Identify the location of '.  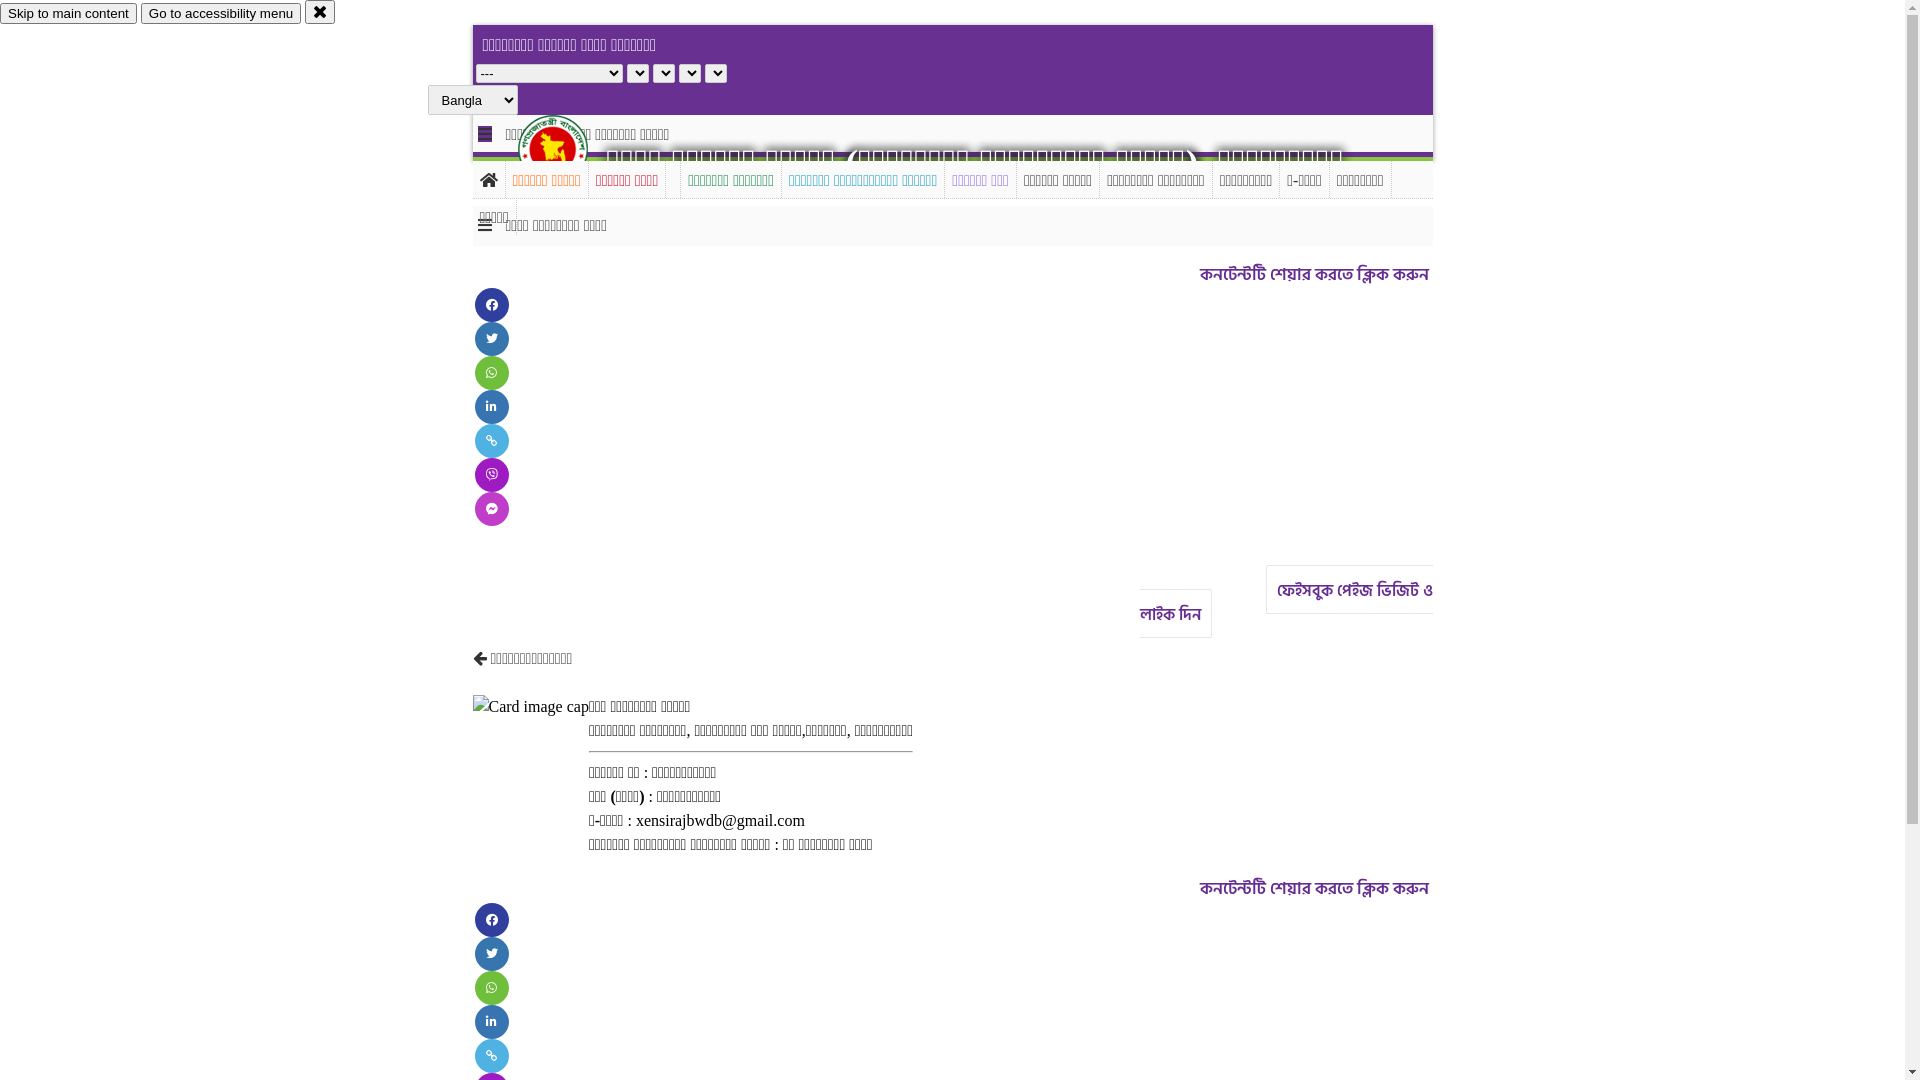
(518, 148).